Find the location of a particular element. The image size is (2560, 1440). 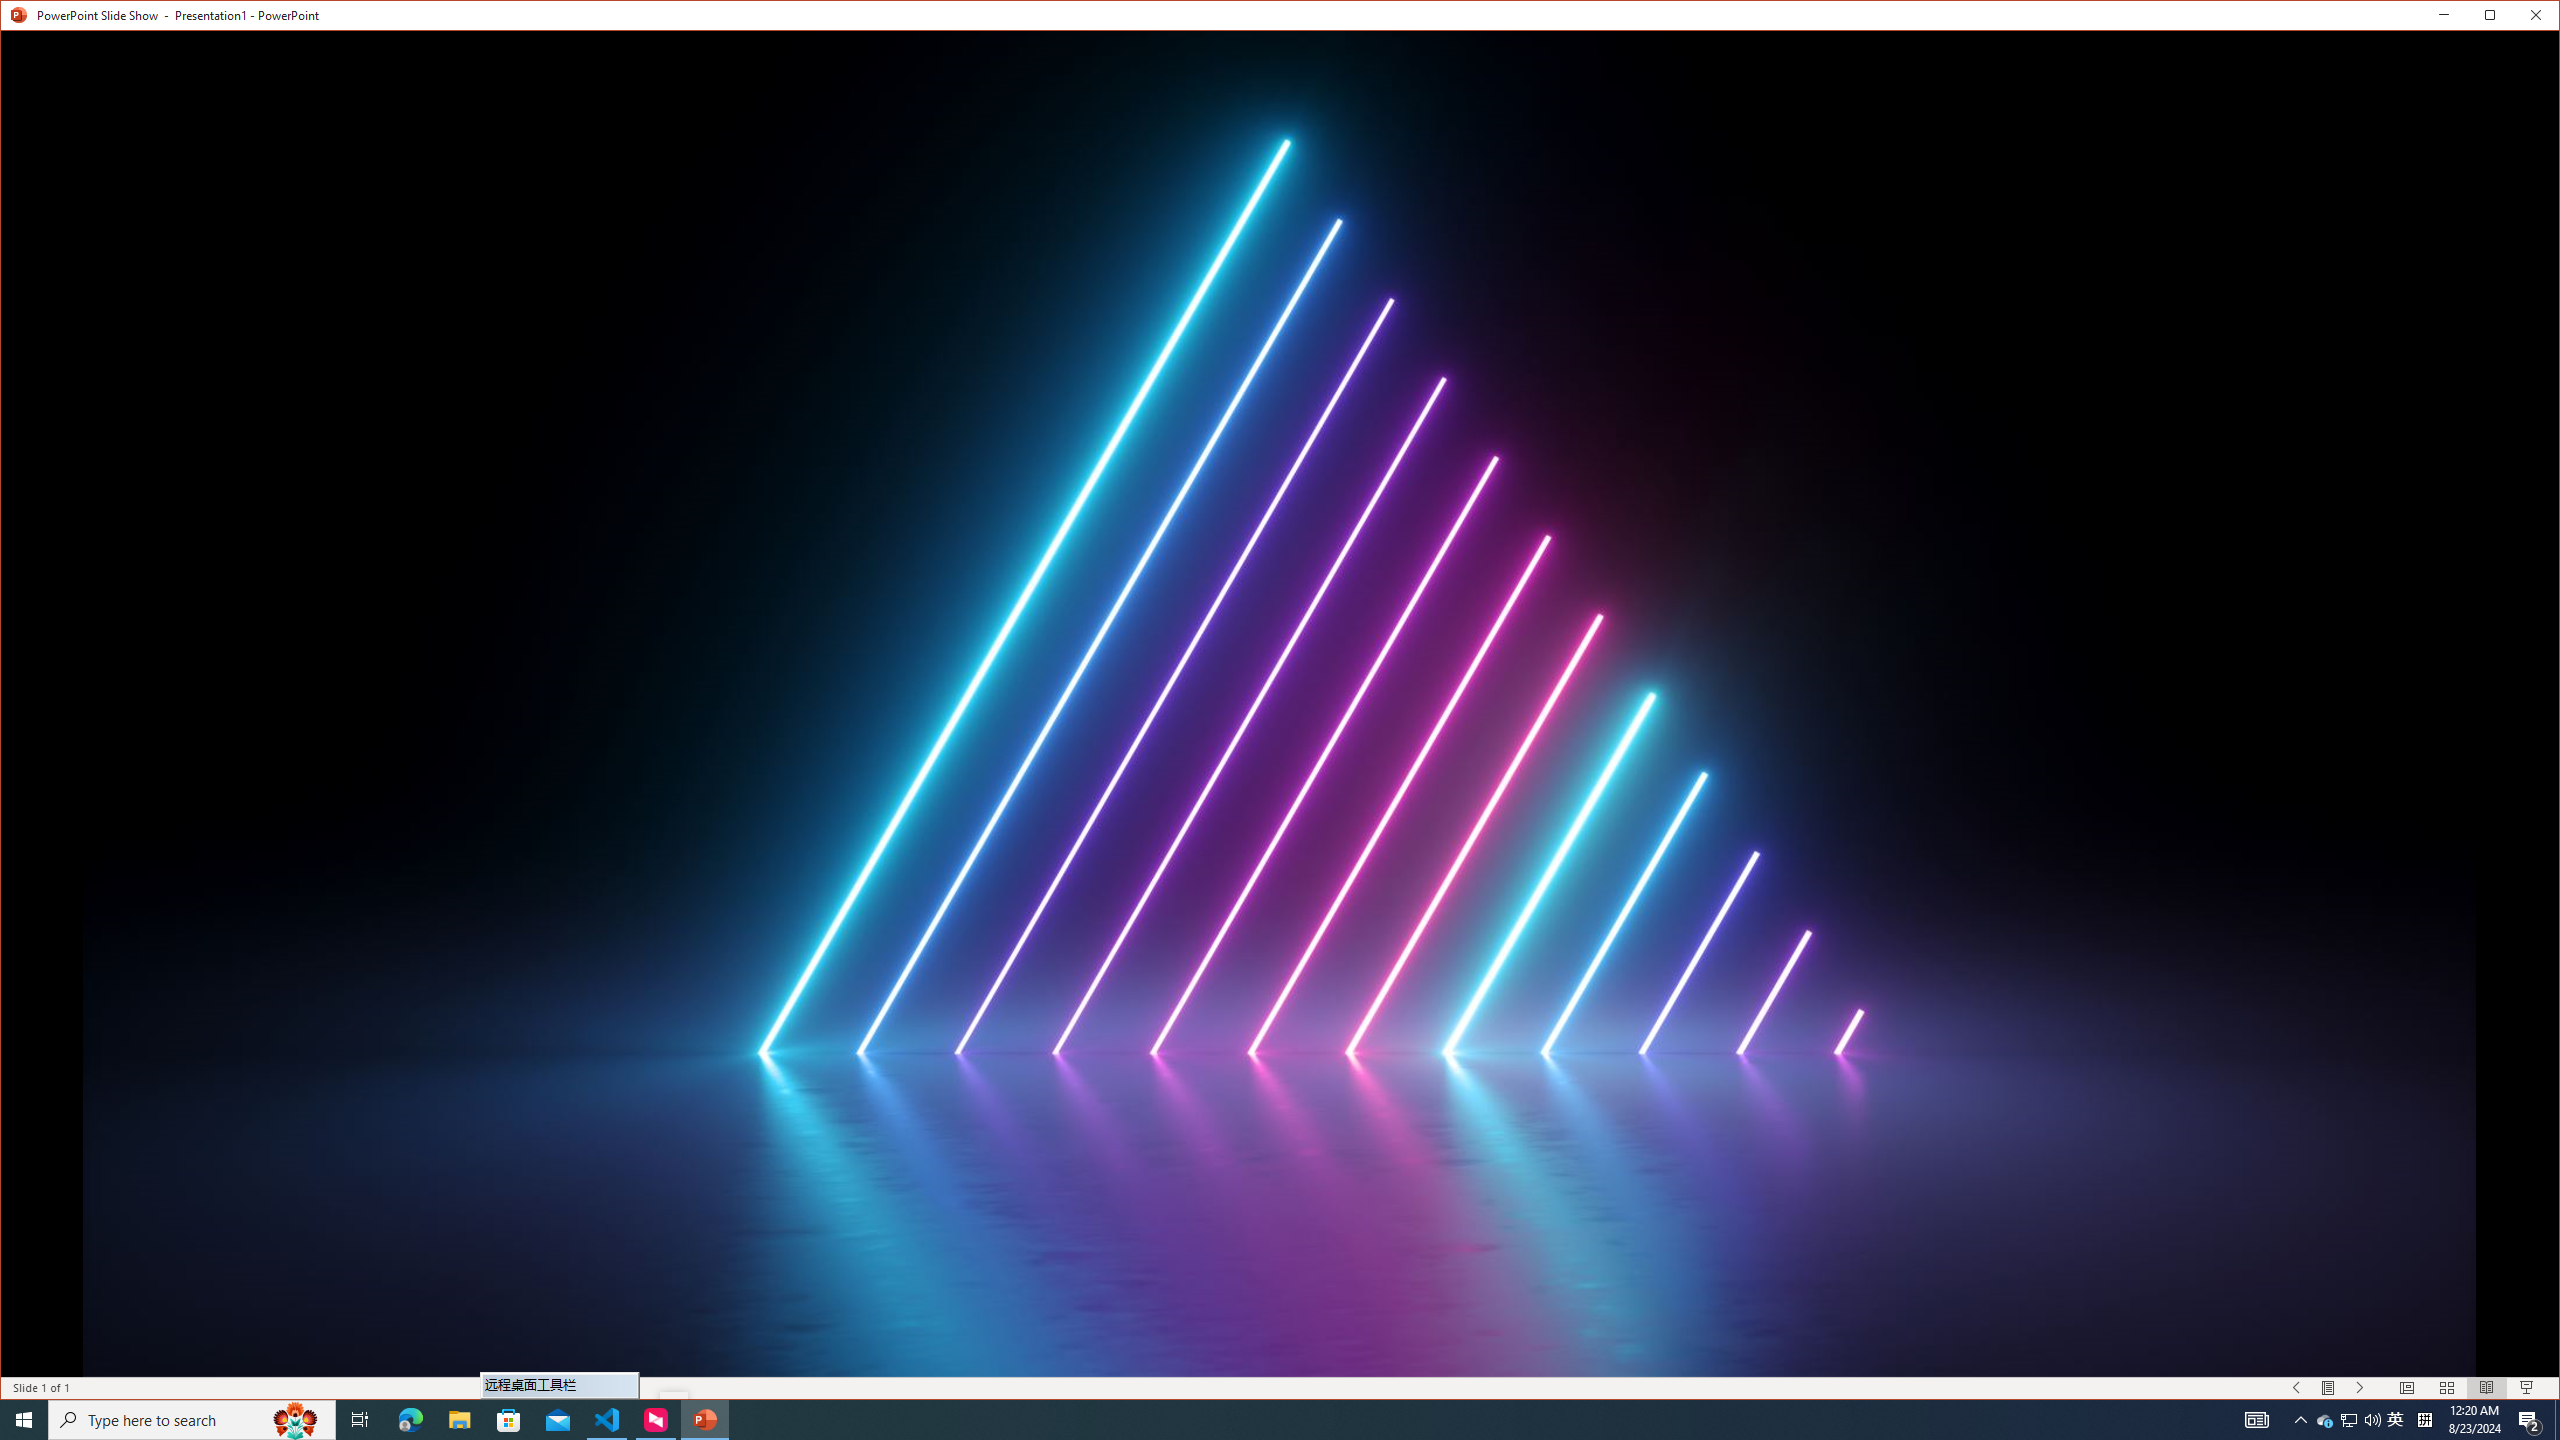

'Search highlights icon opens search home window' is located at coordinates (294, 1418).